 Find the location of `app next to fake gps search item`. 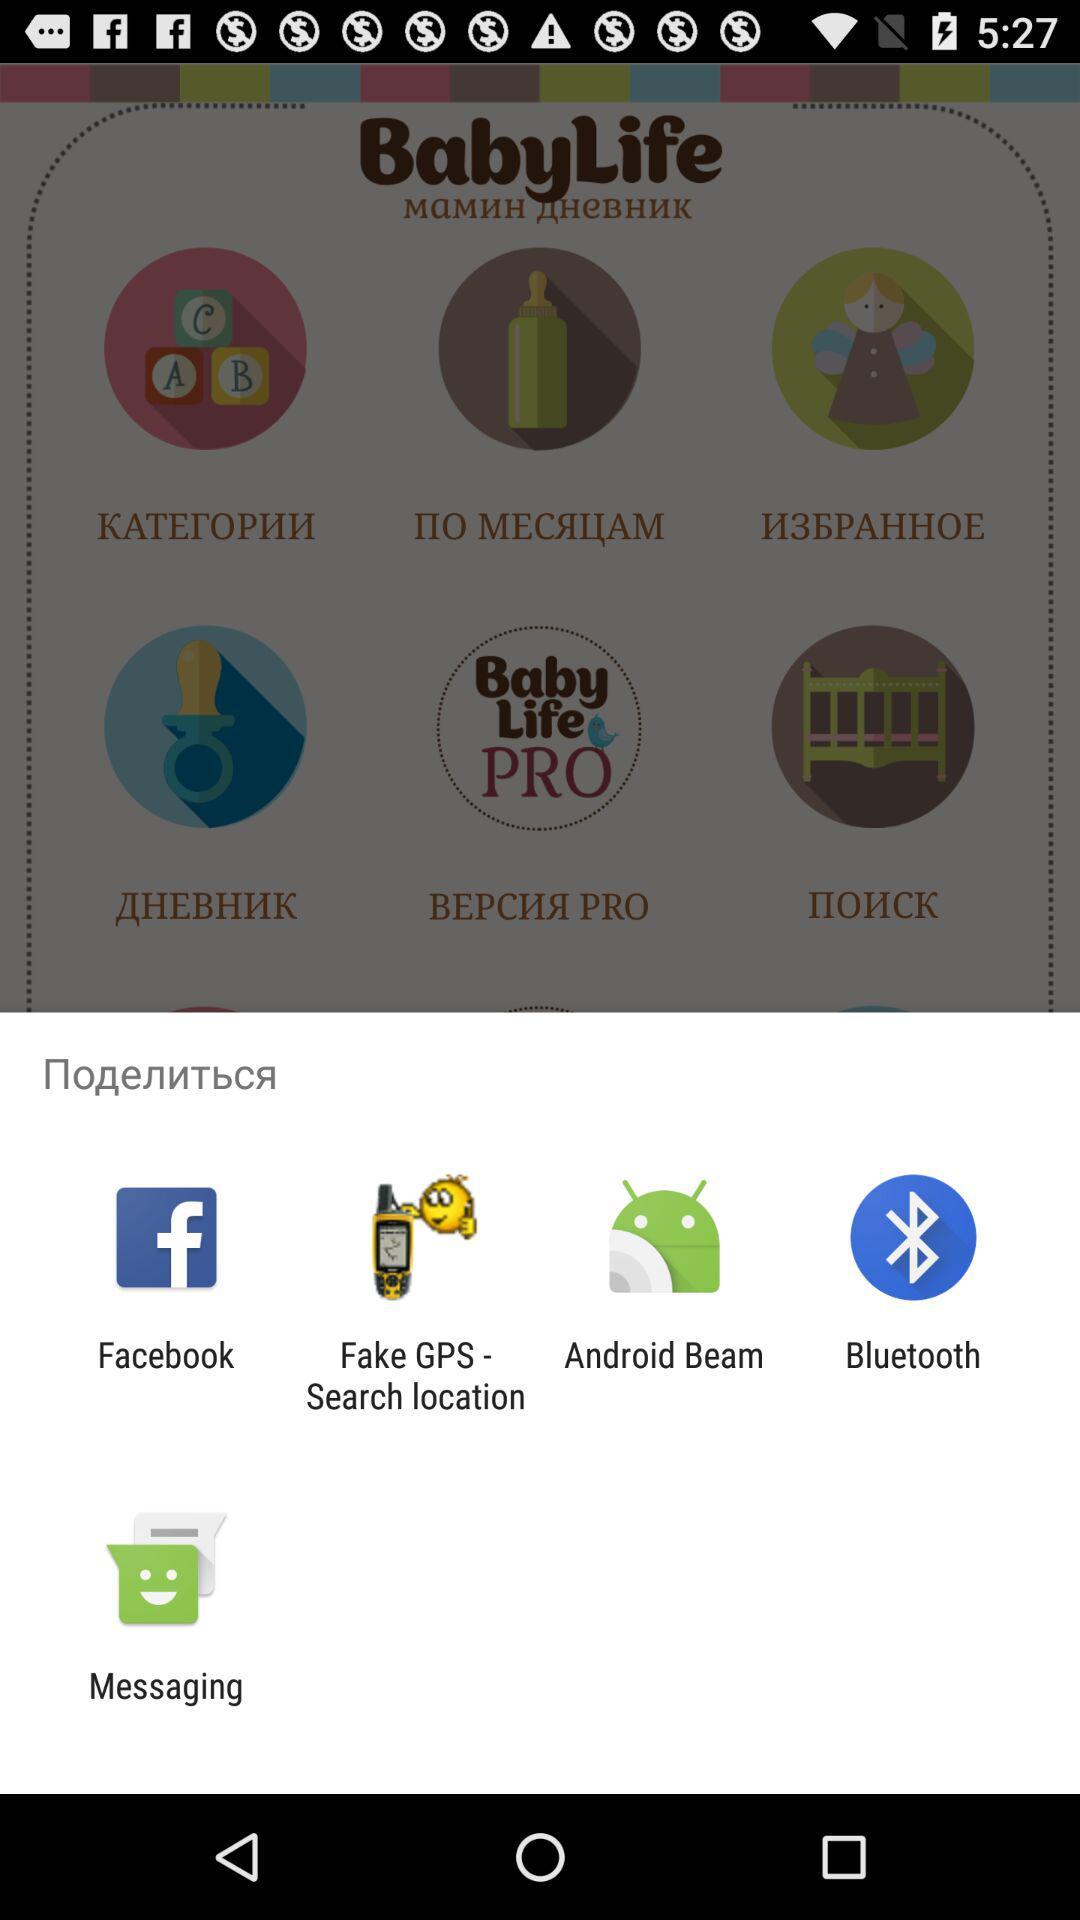

app next to fake gps search item is located at coordinates (165, 1374).